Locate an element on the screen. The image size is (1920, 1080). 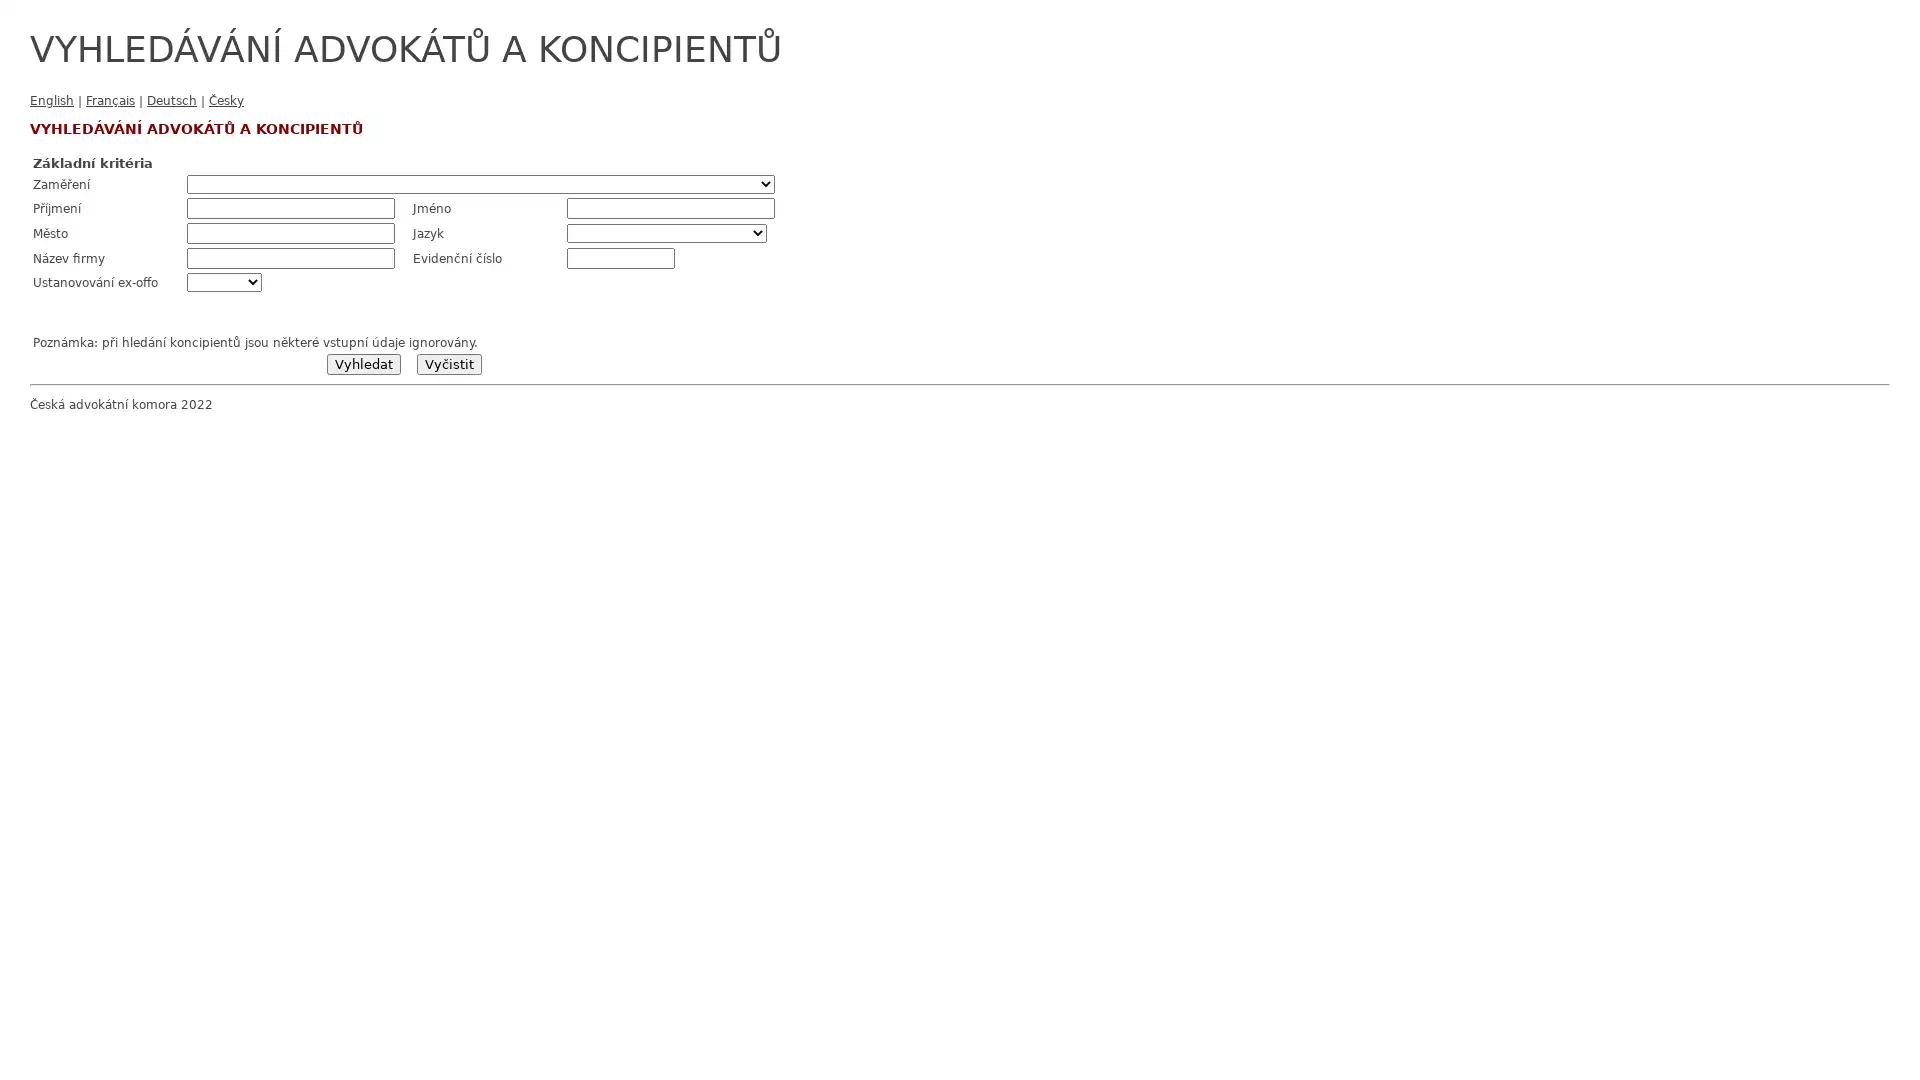
Vyhledat is located at coordinates (363, 364).